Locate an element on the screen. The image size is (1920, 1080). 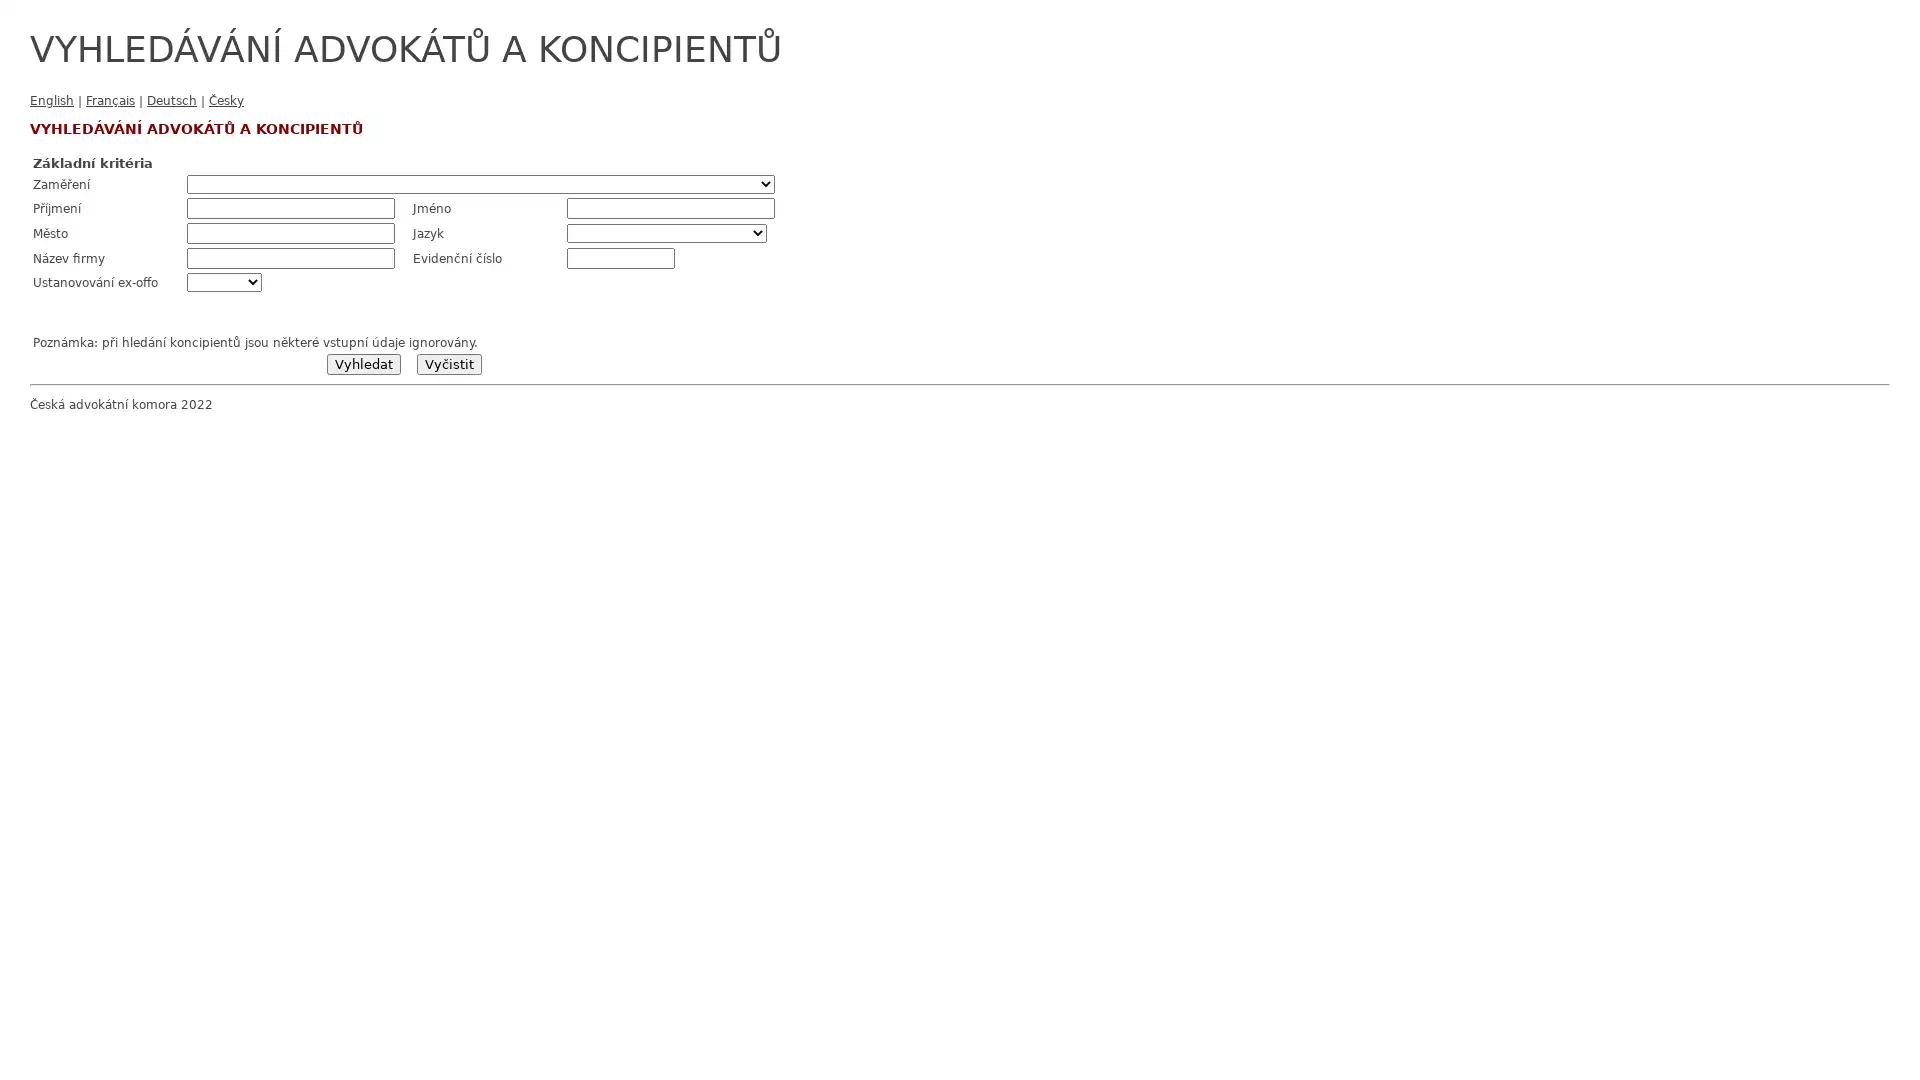
Vyhledat is located at coordinates (363, 364).